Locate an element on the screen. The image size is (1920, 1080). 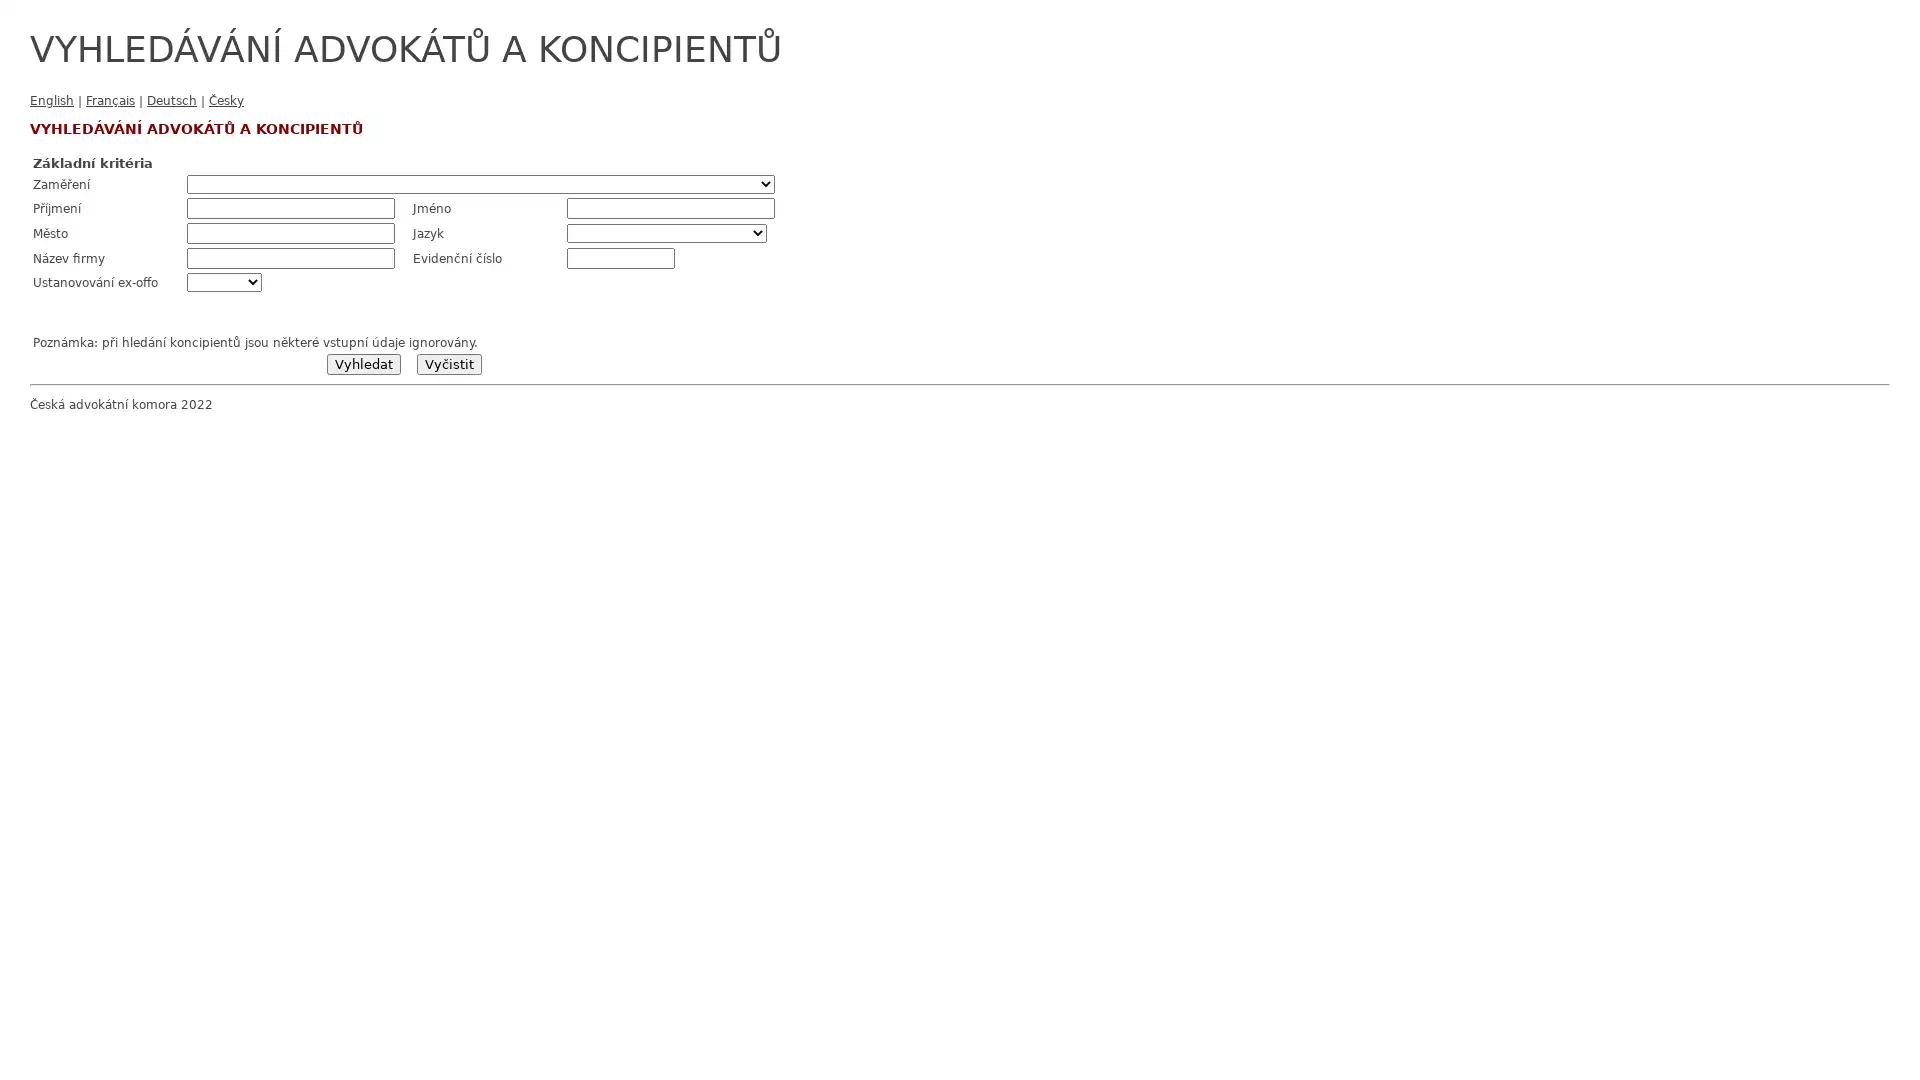
Vyhledat is located at coordinates (363, 364).